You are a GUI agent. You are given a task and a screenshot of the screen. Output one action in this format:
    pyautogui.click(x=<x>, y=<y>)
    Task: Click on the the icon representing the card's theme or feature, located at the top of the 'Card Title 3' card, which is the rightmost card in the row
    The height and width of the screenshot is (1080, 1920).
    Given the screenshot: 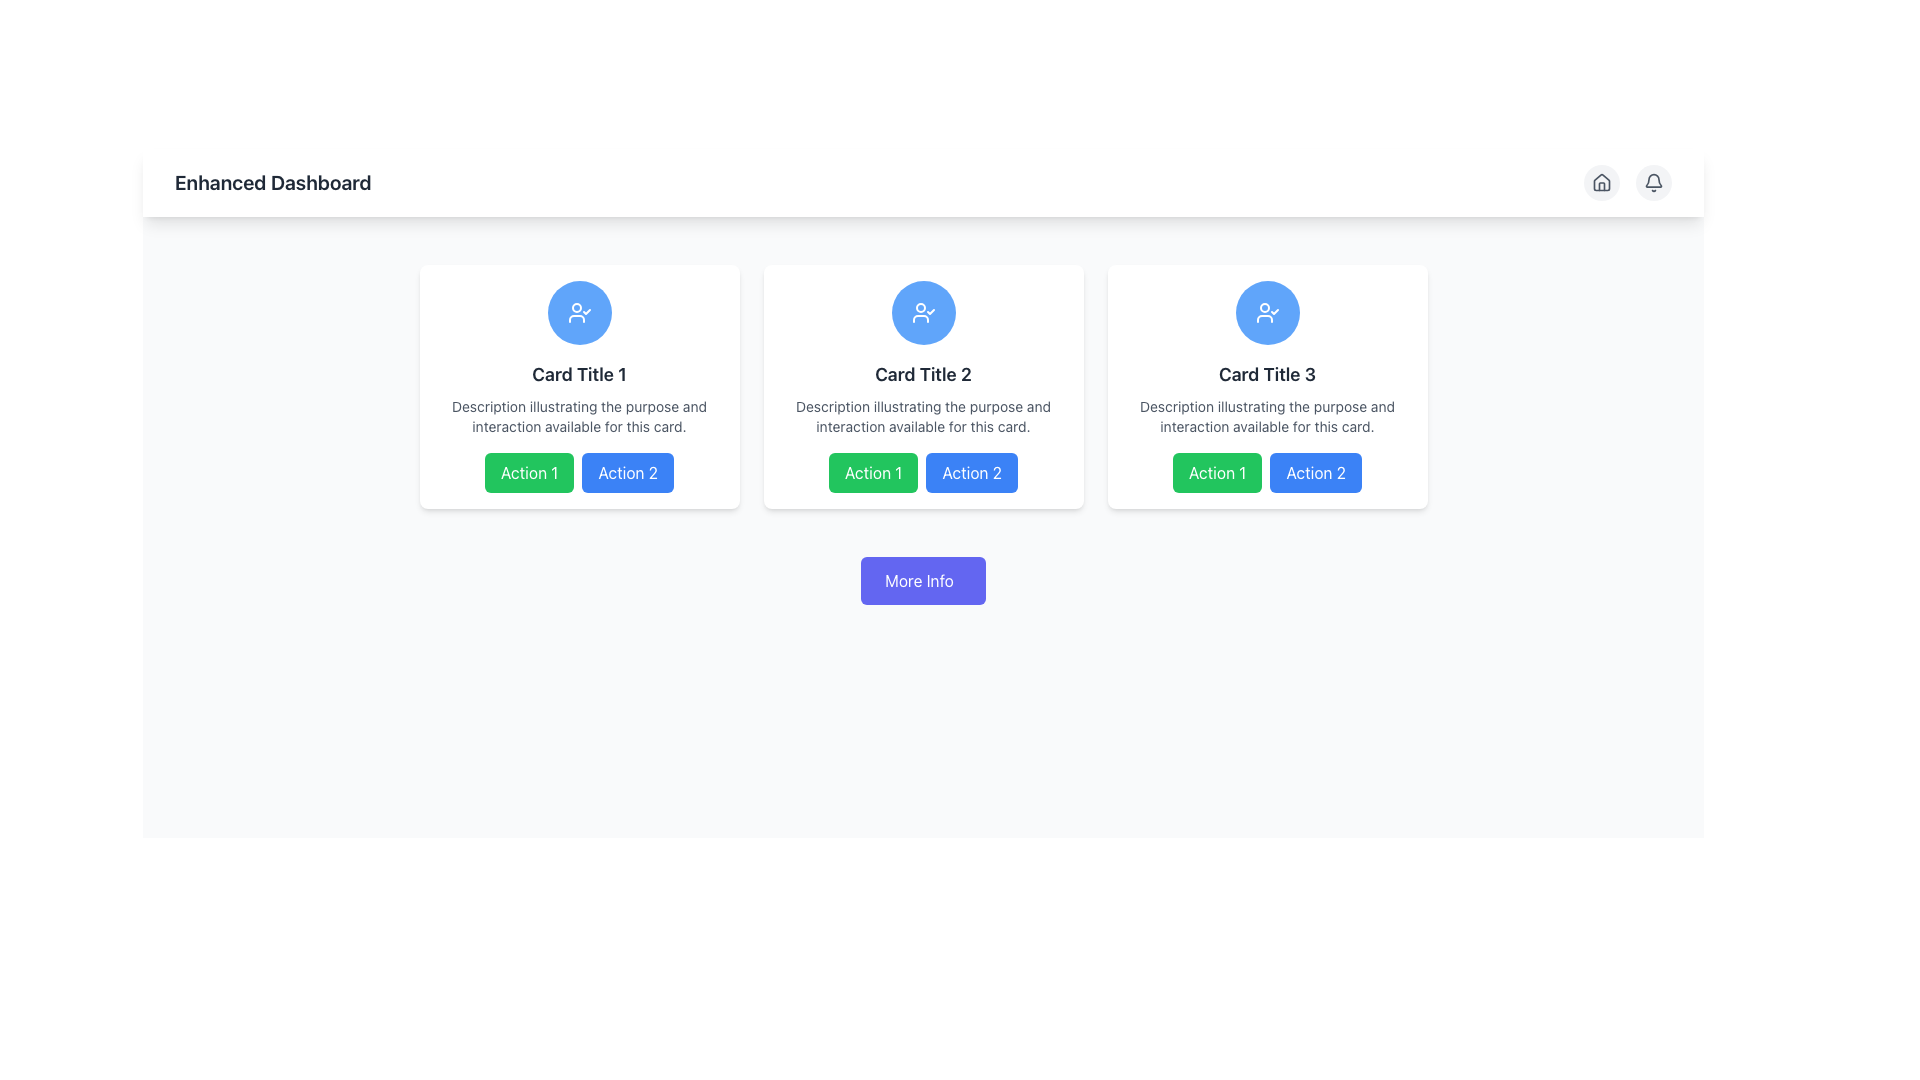 What is the action you would take?
    pyautogui.click(x=1266, y=312)
    